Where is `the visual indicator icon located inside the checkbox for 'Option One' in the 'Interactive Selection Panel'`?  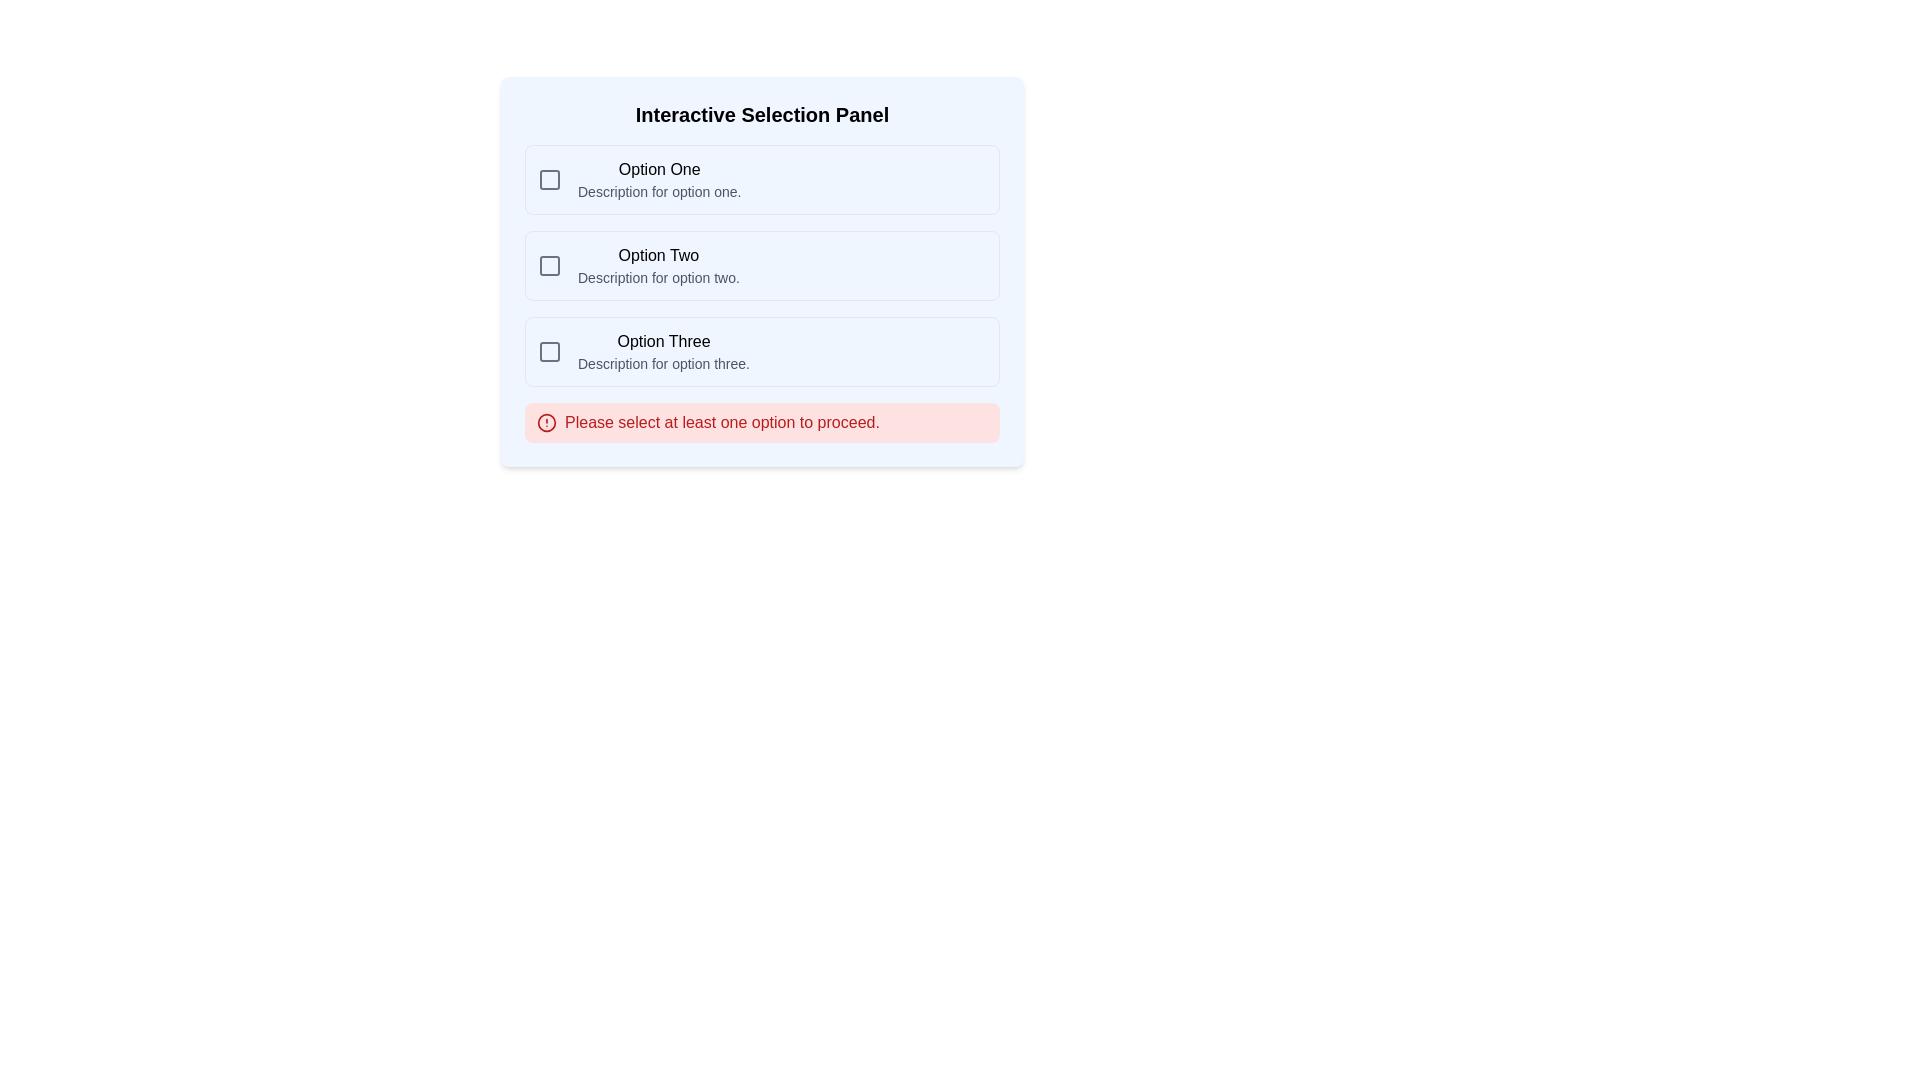
the visual indicator icon located inside the checkbox for 'Option One' in the 'Interactive Selection Panel' is located at coordinates (550, 180).